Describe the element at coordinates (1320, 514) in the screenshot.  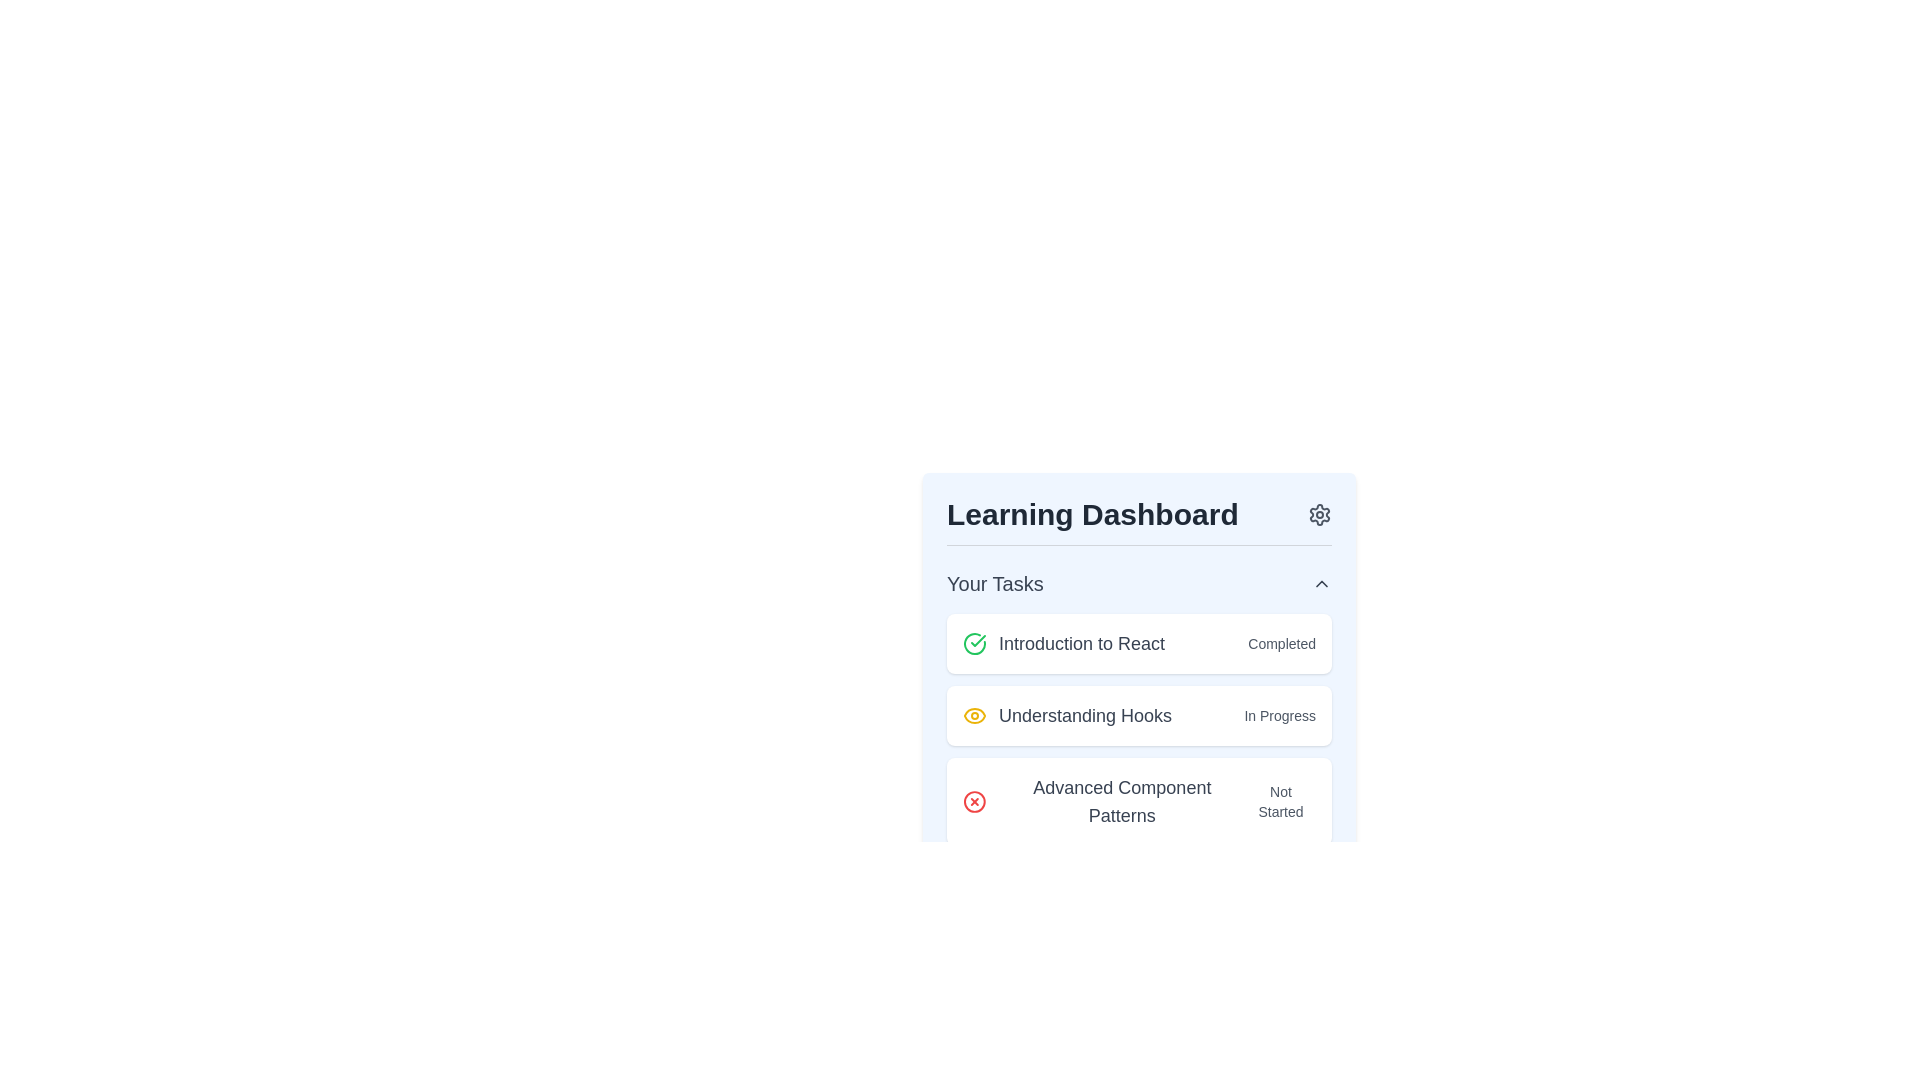
I see `the outer gear-shaped settings icon located` at that location.